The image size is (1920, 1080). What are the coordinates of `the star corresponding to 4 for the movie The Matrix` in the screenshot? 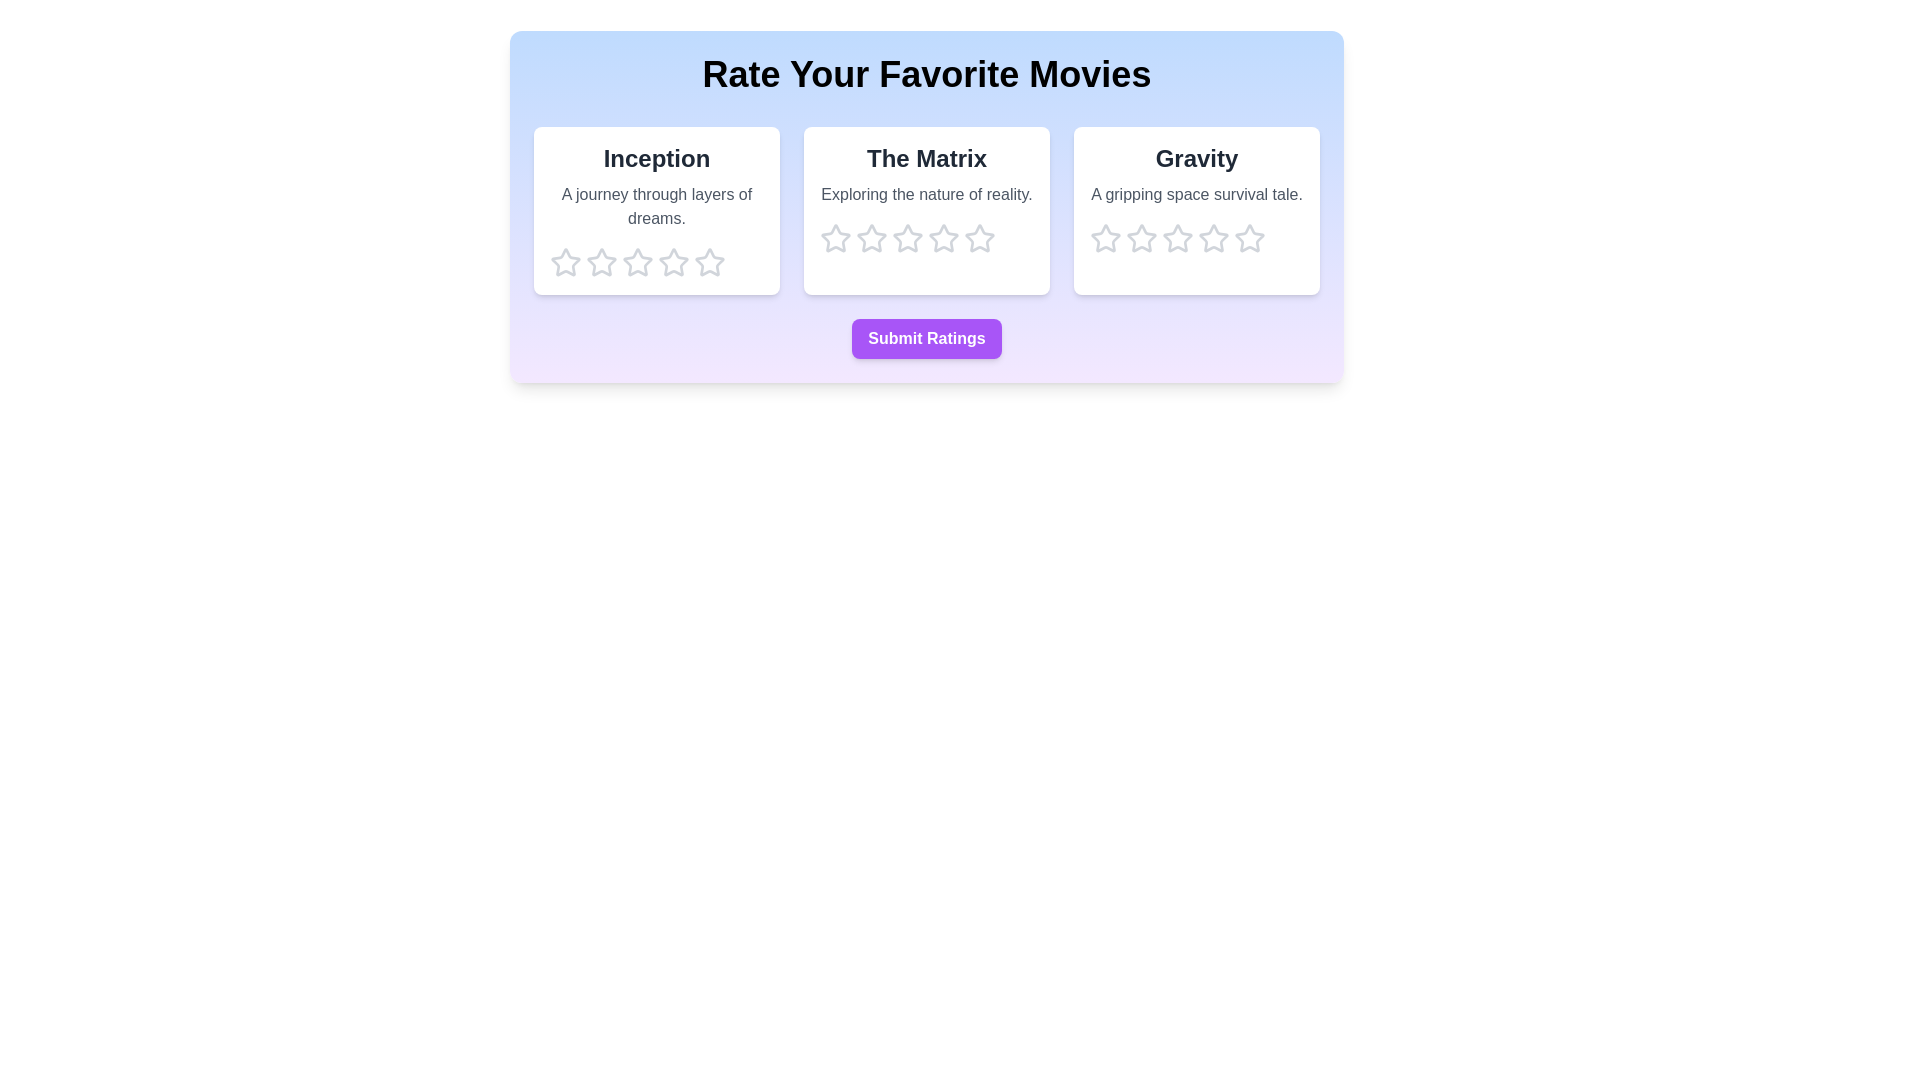 It's located at (943, 238).